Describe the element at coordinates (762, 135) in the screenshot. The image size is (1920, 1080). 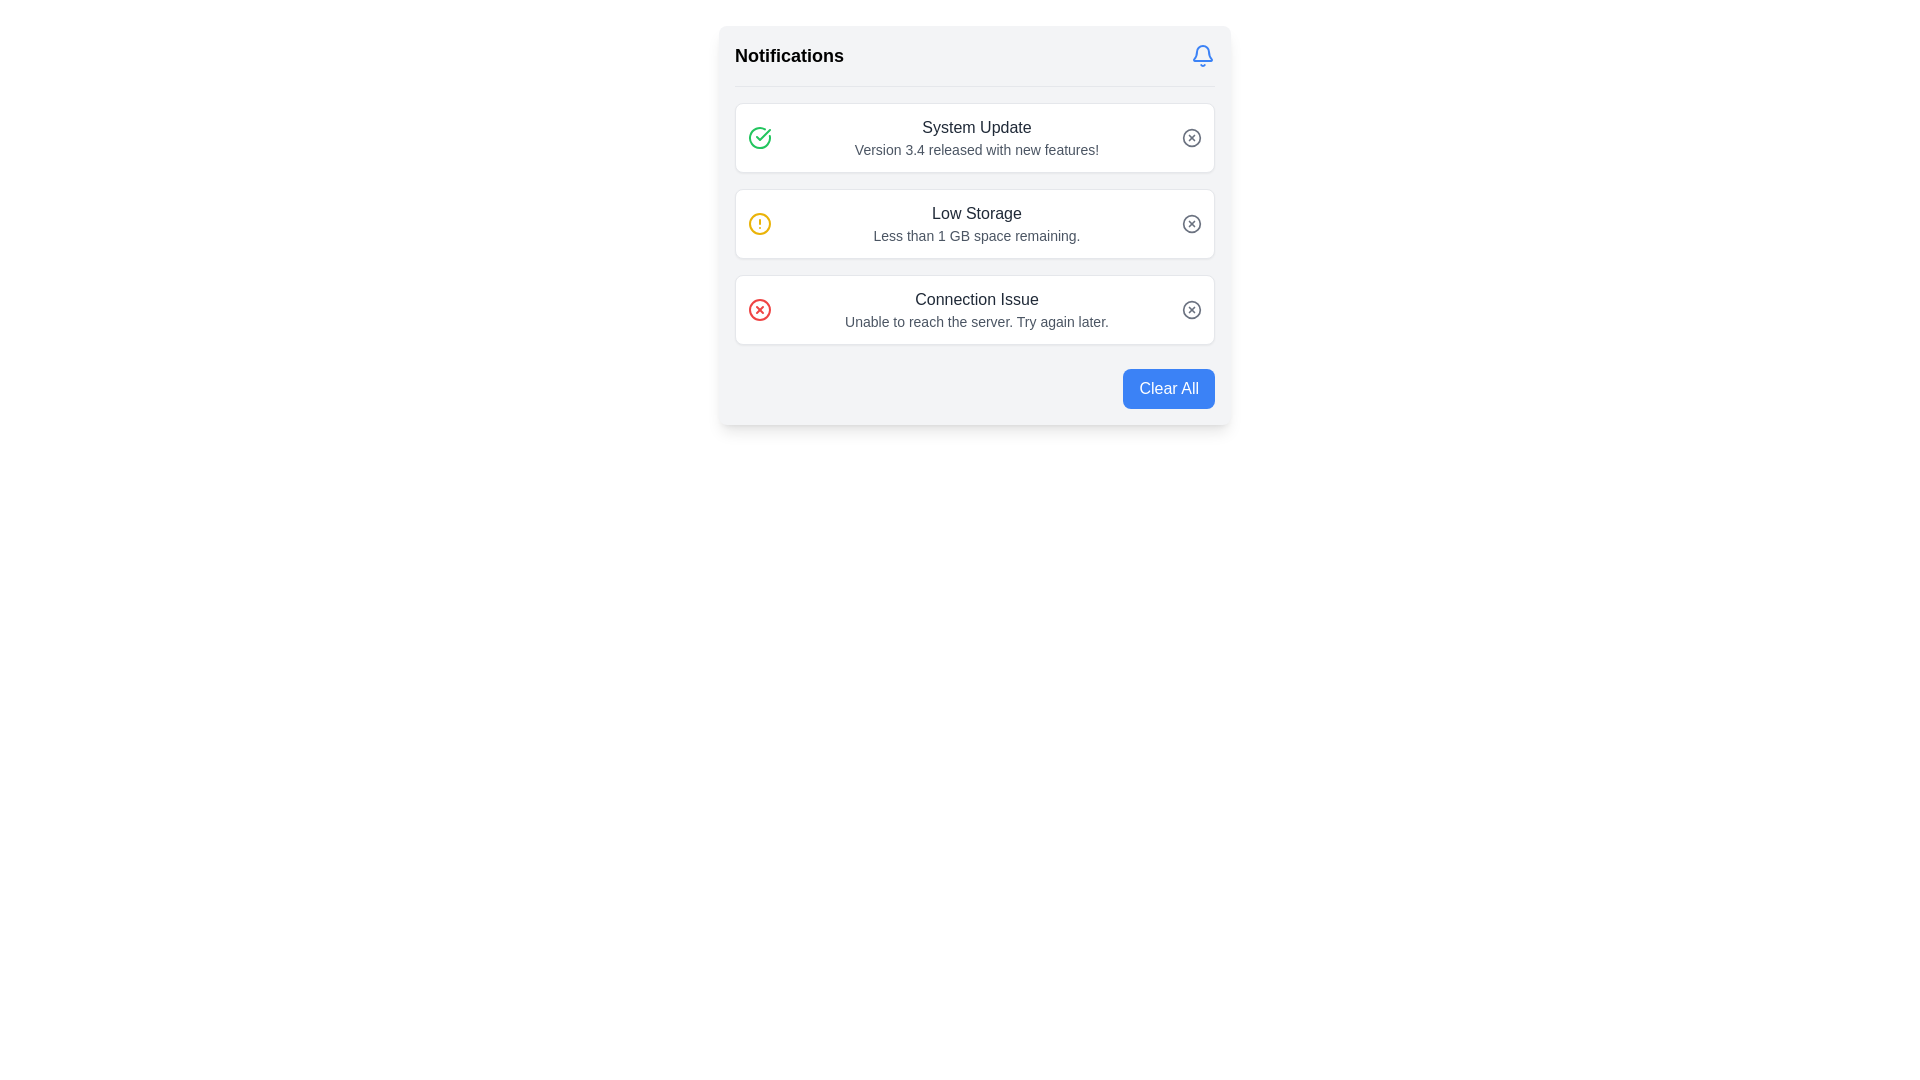
I see `the check mark icon within the SVG graphic next to the 'System Update' notification for feedback` at that location.